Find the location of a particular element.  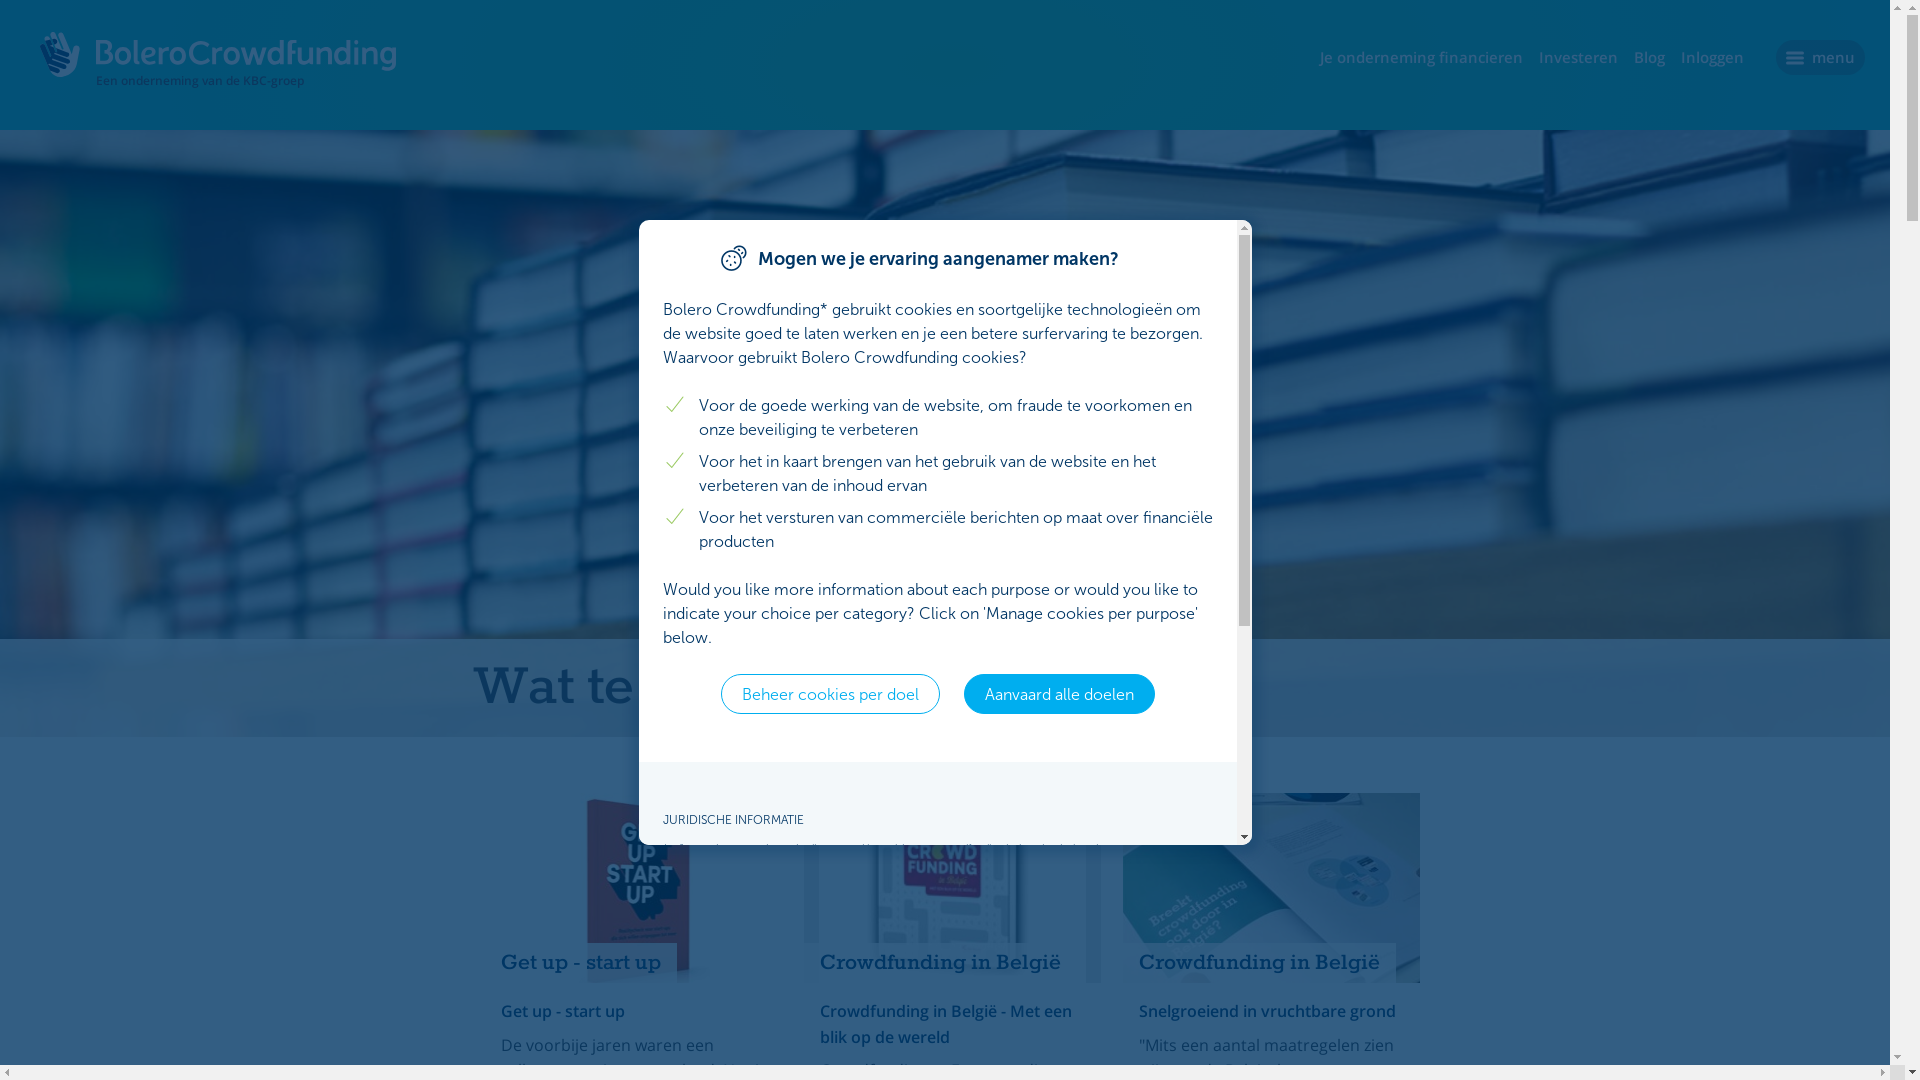

'Investeren' is located at coordinates (1577, 56).